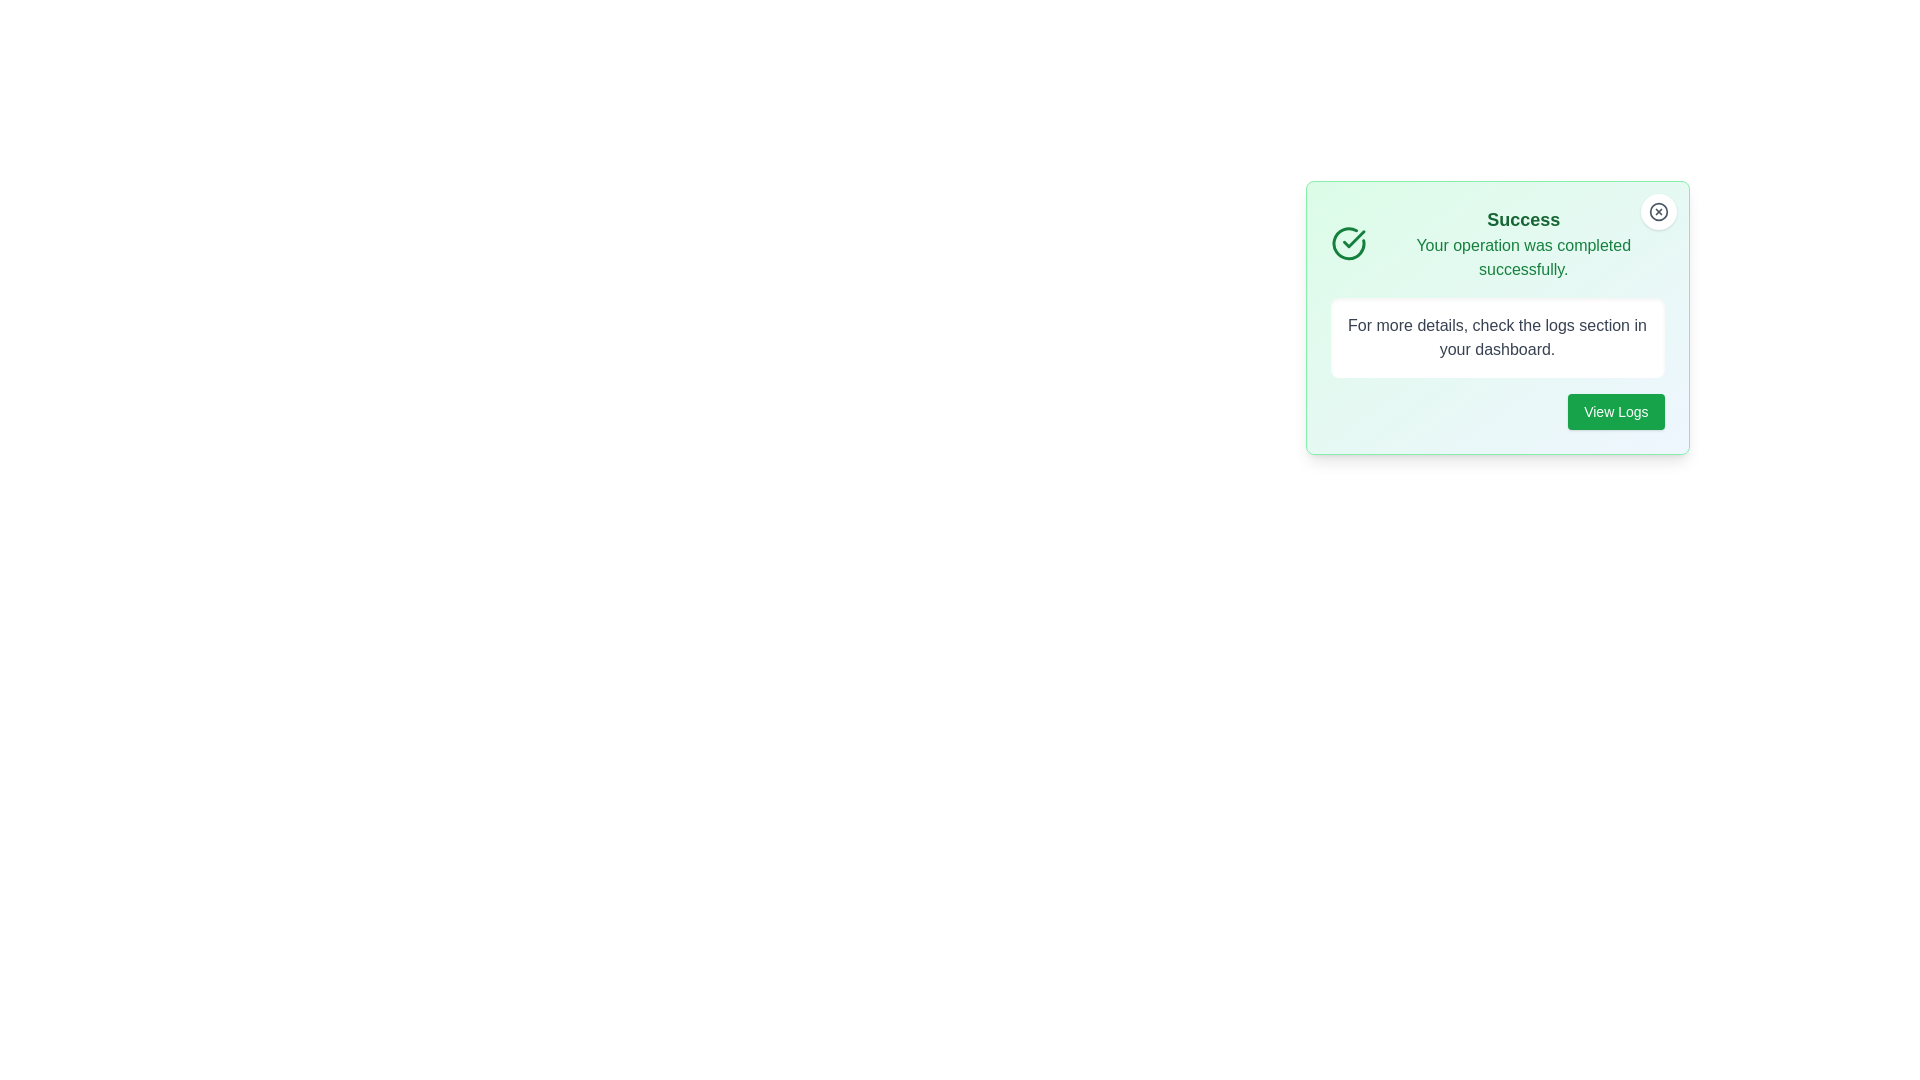 Image resolution: width=1920 pixels, height=1080 pixels. Describe the element at coordinates (1616, 411) in the screenshot. I see `the 'View Logs' button to navigate to the logs section` at that location.